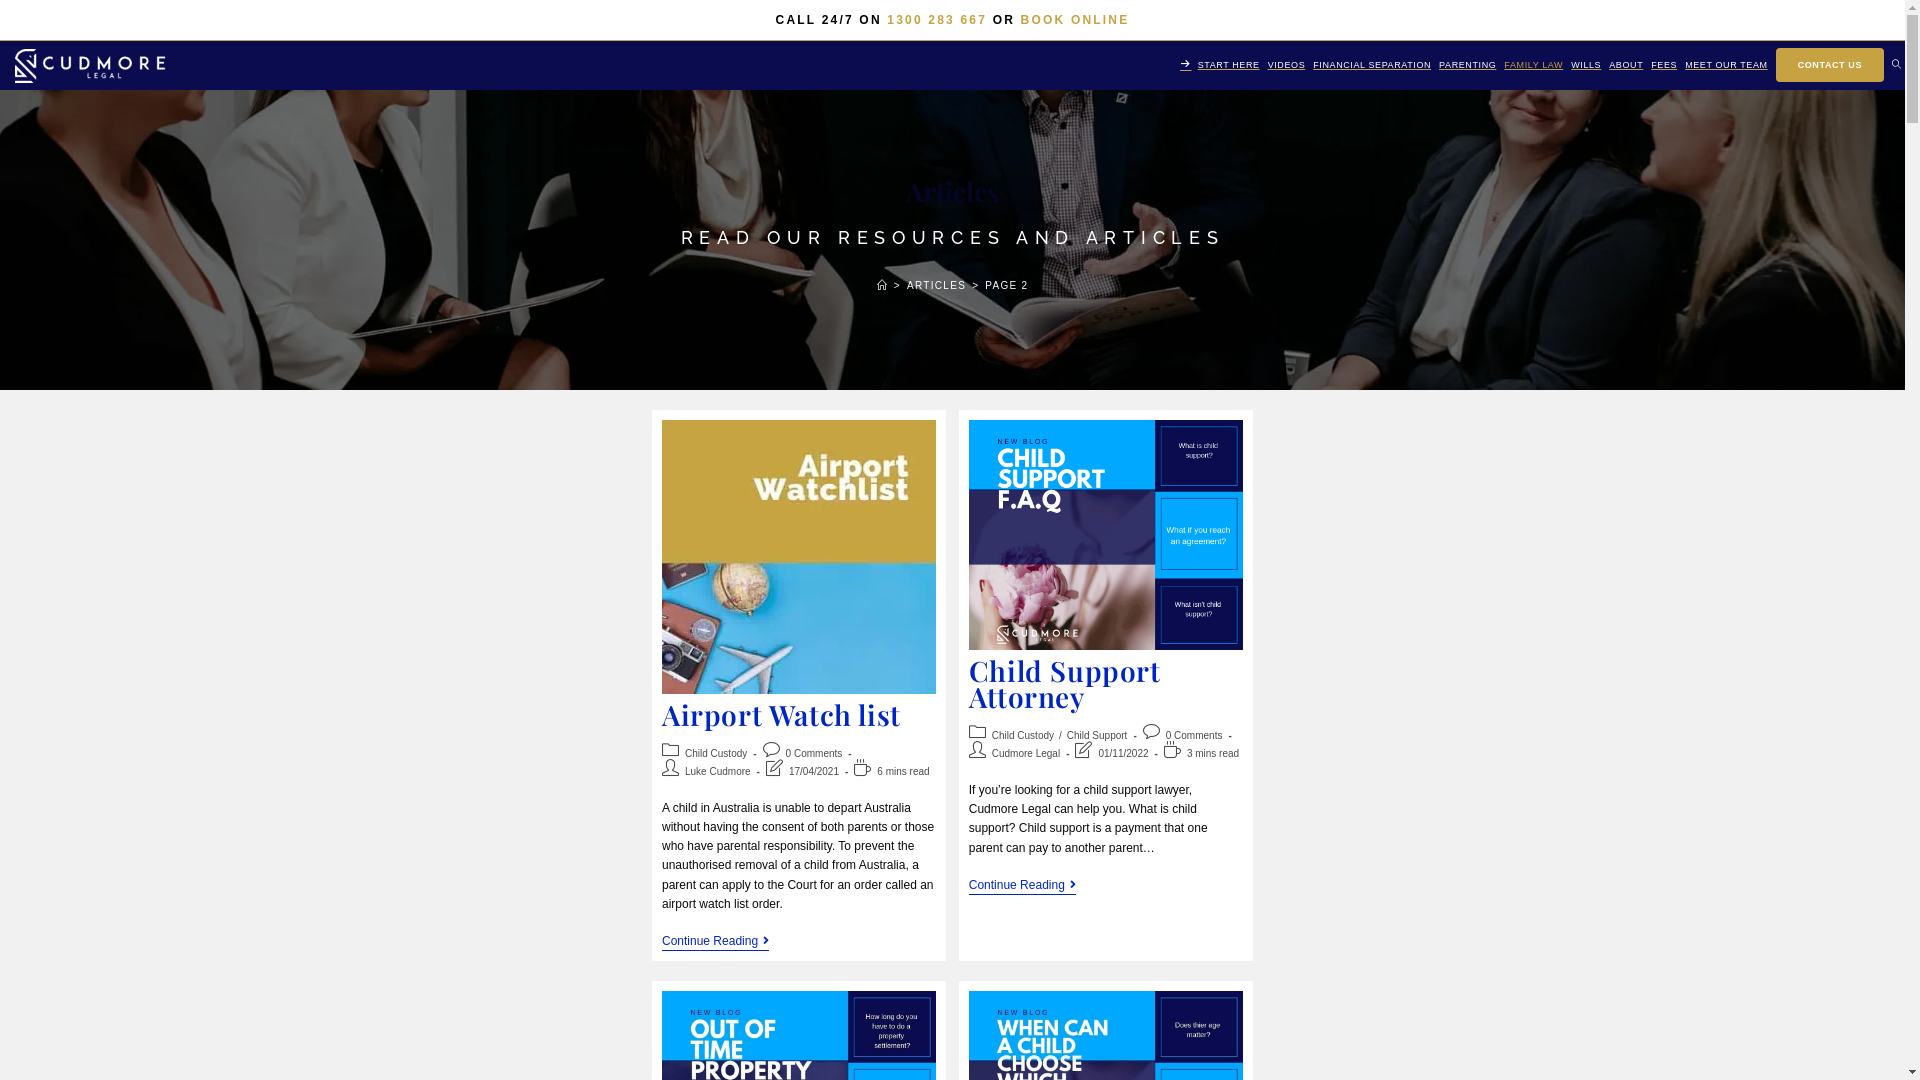 The image size is (1920, 1080). Describe the element at coordinates (1022, 735) in the screenshot. I see `'Child Custody'` at that location.